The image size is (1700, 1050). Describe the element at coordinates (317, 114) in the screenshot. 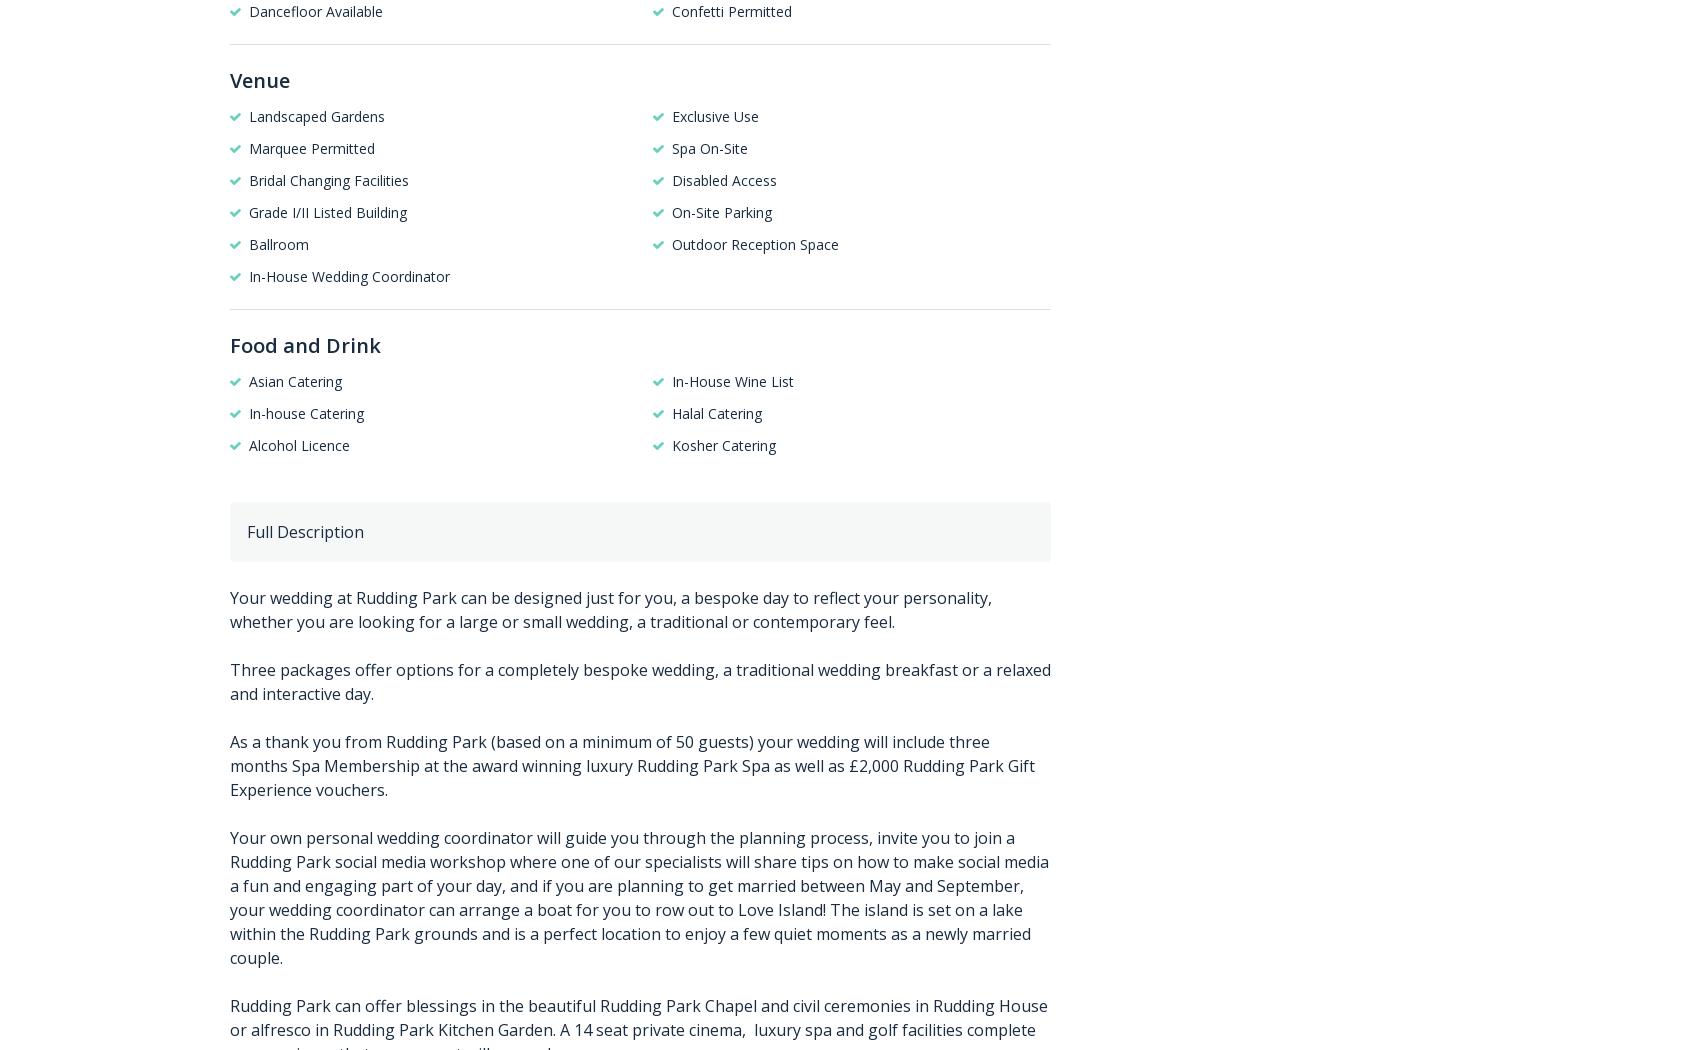

I see `'Landscaped Gardens'` at that location.